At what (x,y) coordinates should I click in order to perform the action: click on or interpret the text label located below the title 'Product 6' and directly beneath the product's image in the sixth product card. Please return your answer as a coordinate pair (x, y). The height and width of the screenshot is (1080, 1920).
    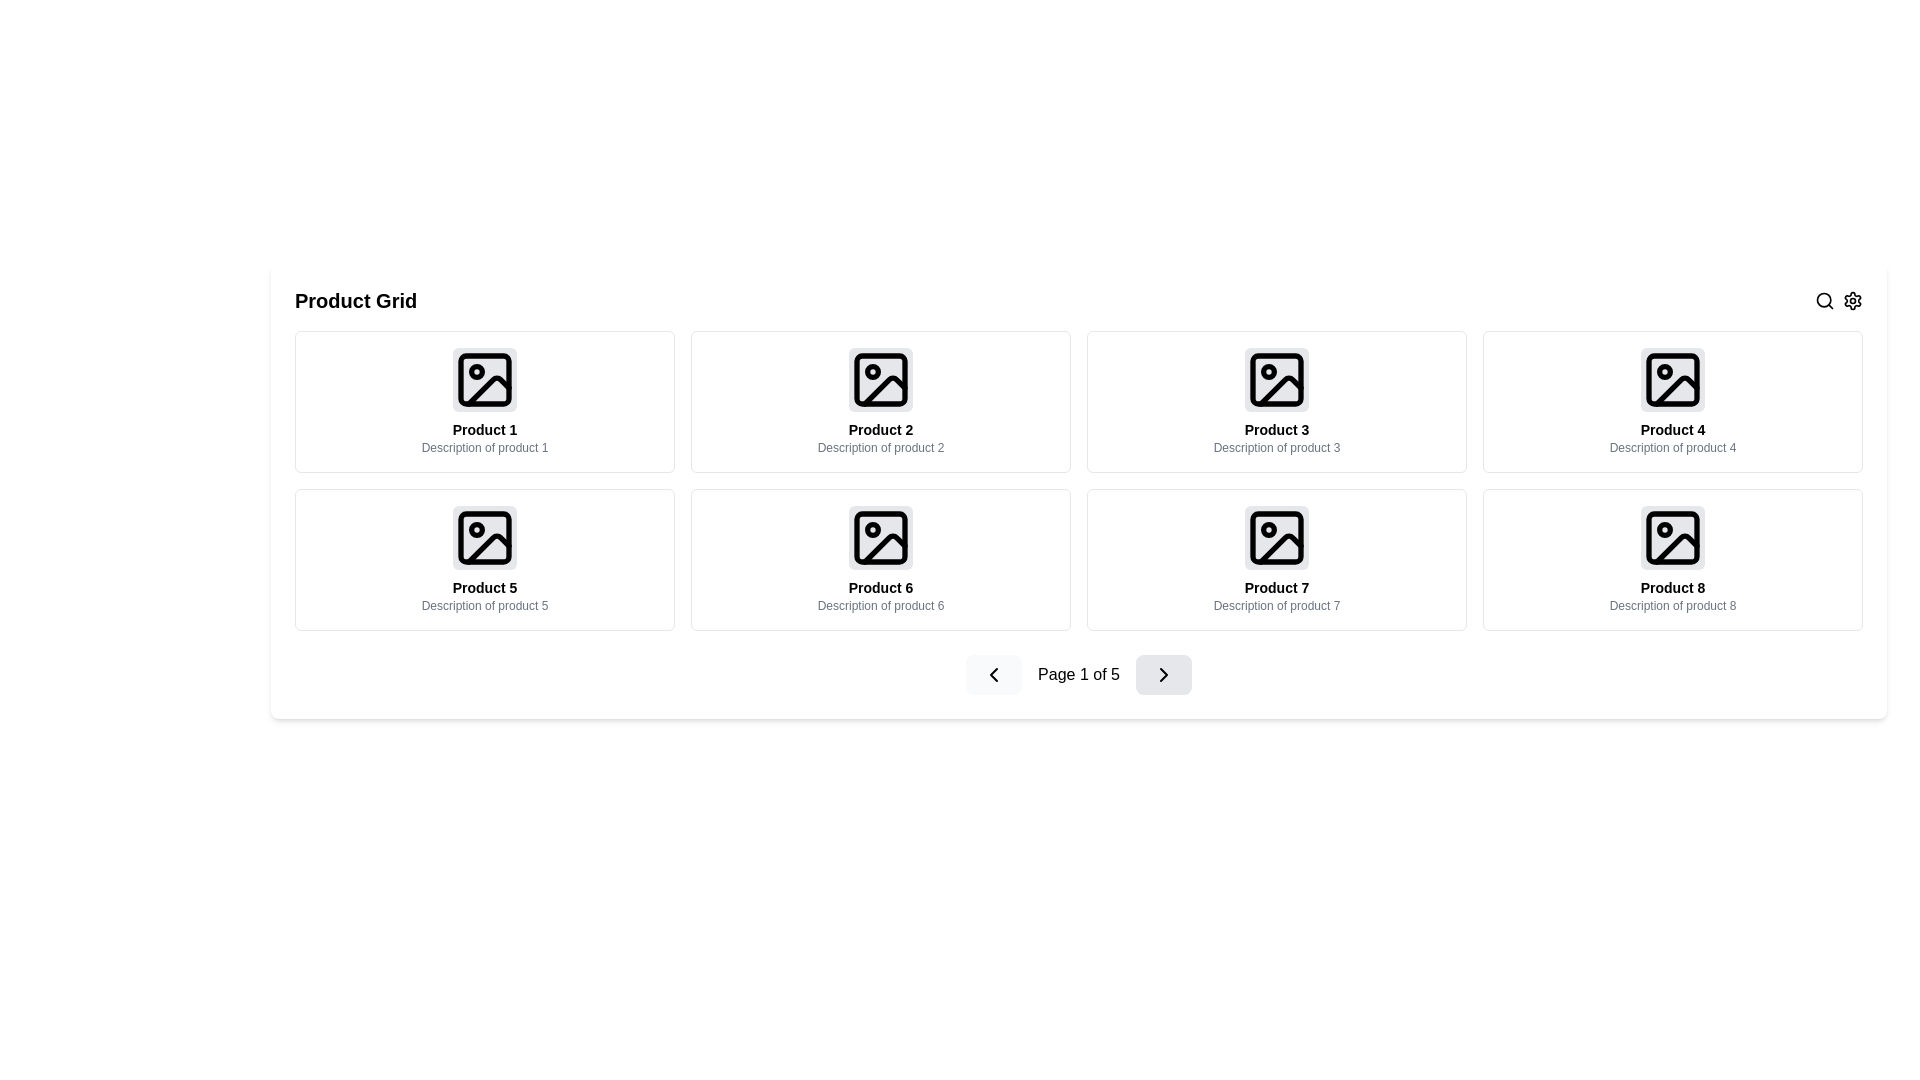
    Looking at the image, I should click on (880, 604).